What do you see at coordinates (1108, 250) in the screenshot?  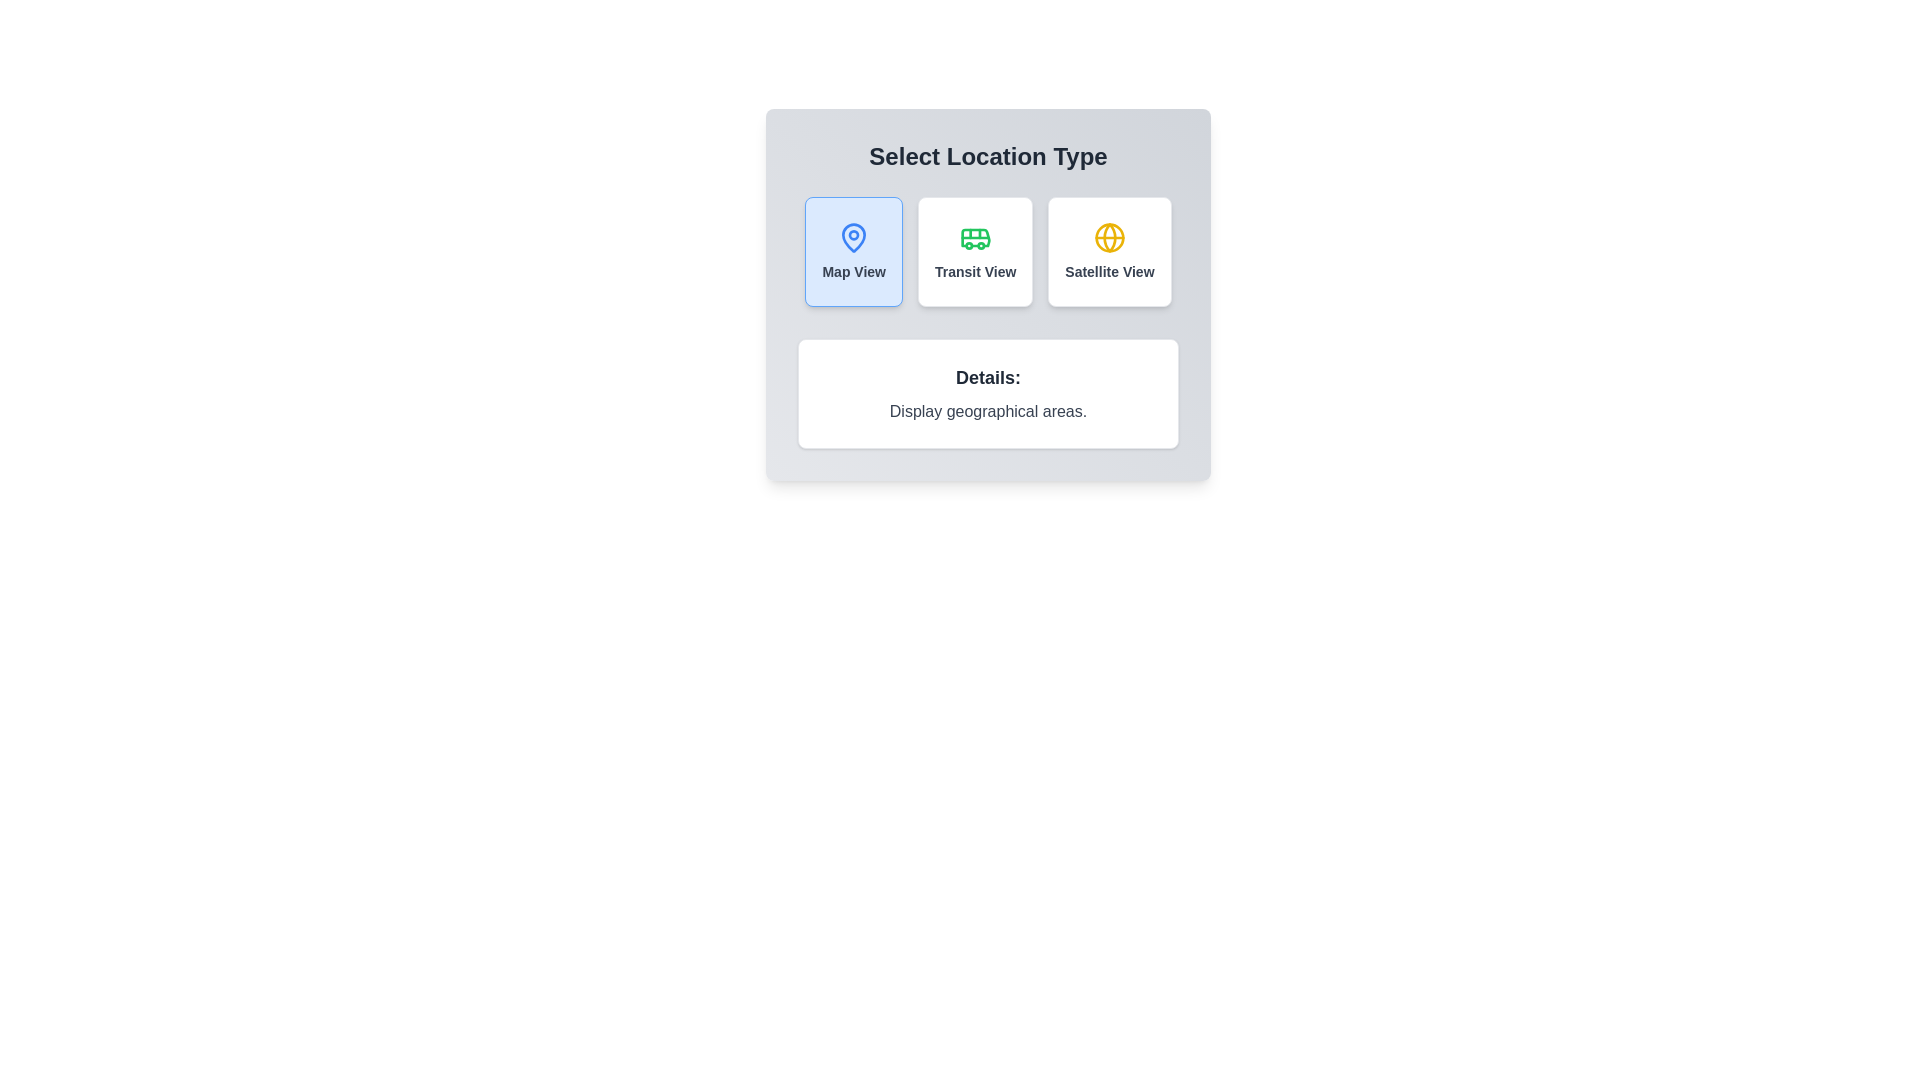 I see `the 'Satellite View' button, which is the third button from the left in the horizontal arrangement of options for location type selection` at bounding box center [1108, 250].